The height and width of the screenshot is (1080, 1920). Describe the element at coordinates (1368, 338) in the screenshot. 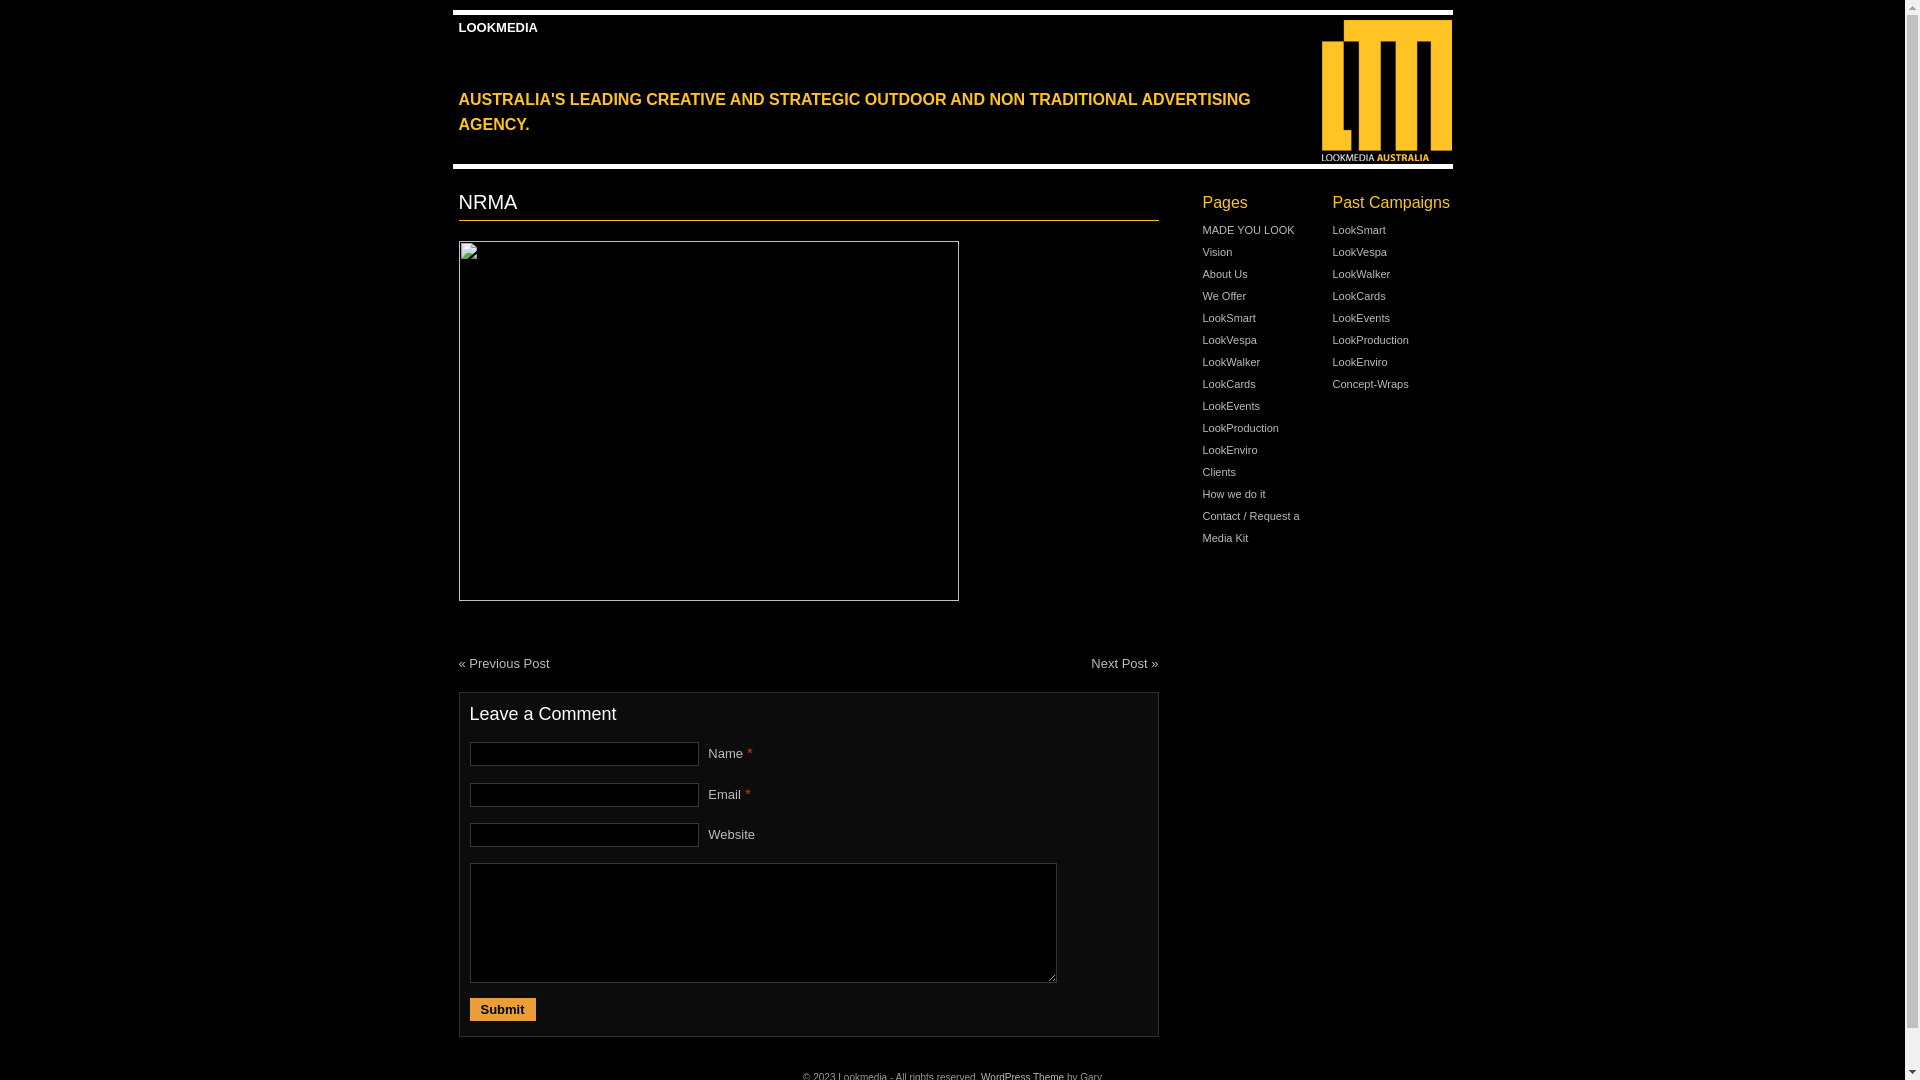

I see `'LookProduction'` at that location.